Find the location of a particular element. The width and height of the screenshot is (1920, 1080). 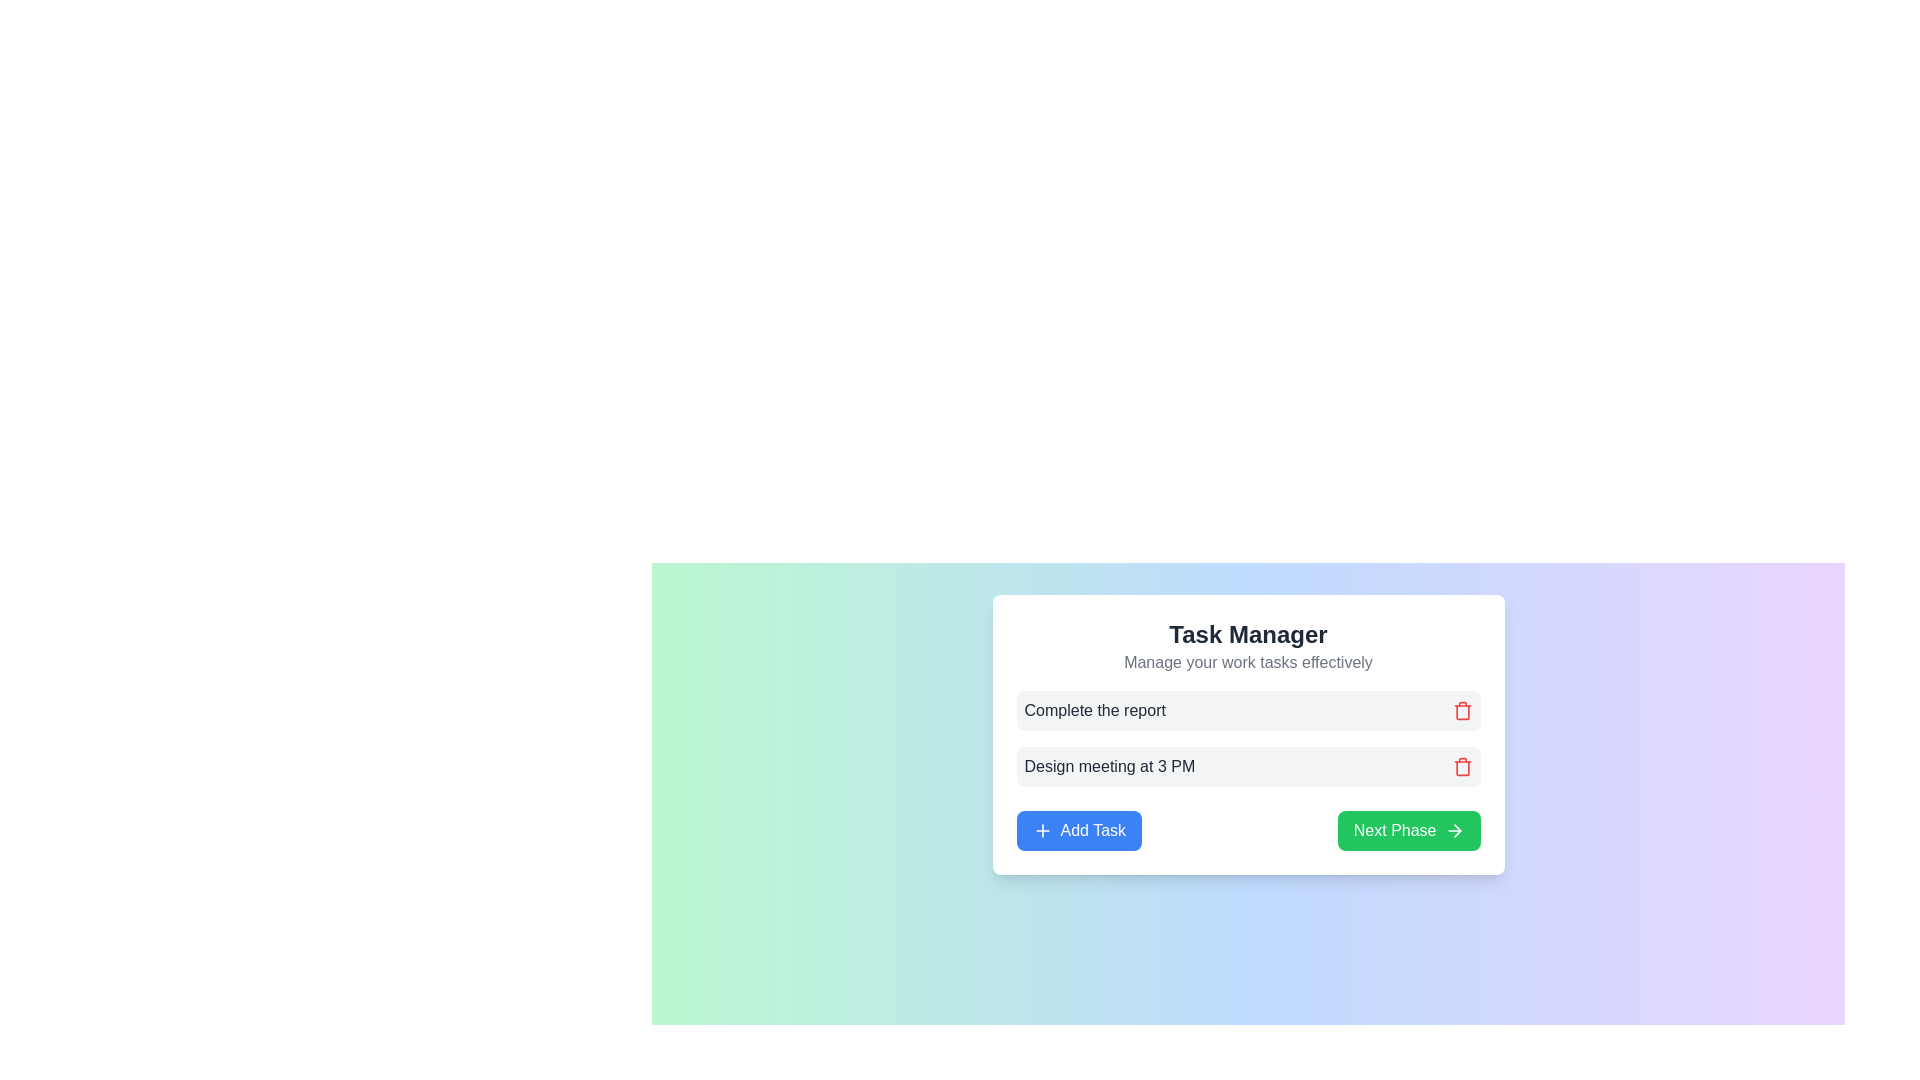

the trash icons in the Task List is located at coordinates (1247, 739).